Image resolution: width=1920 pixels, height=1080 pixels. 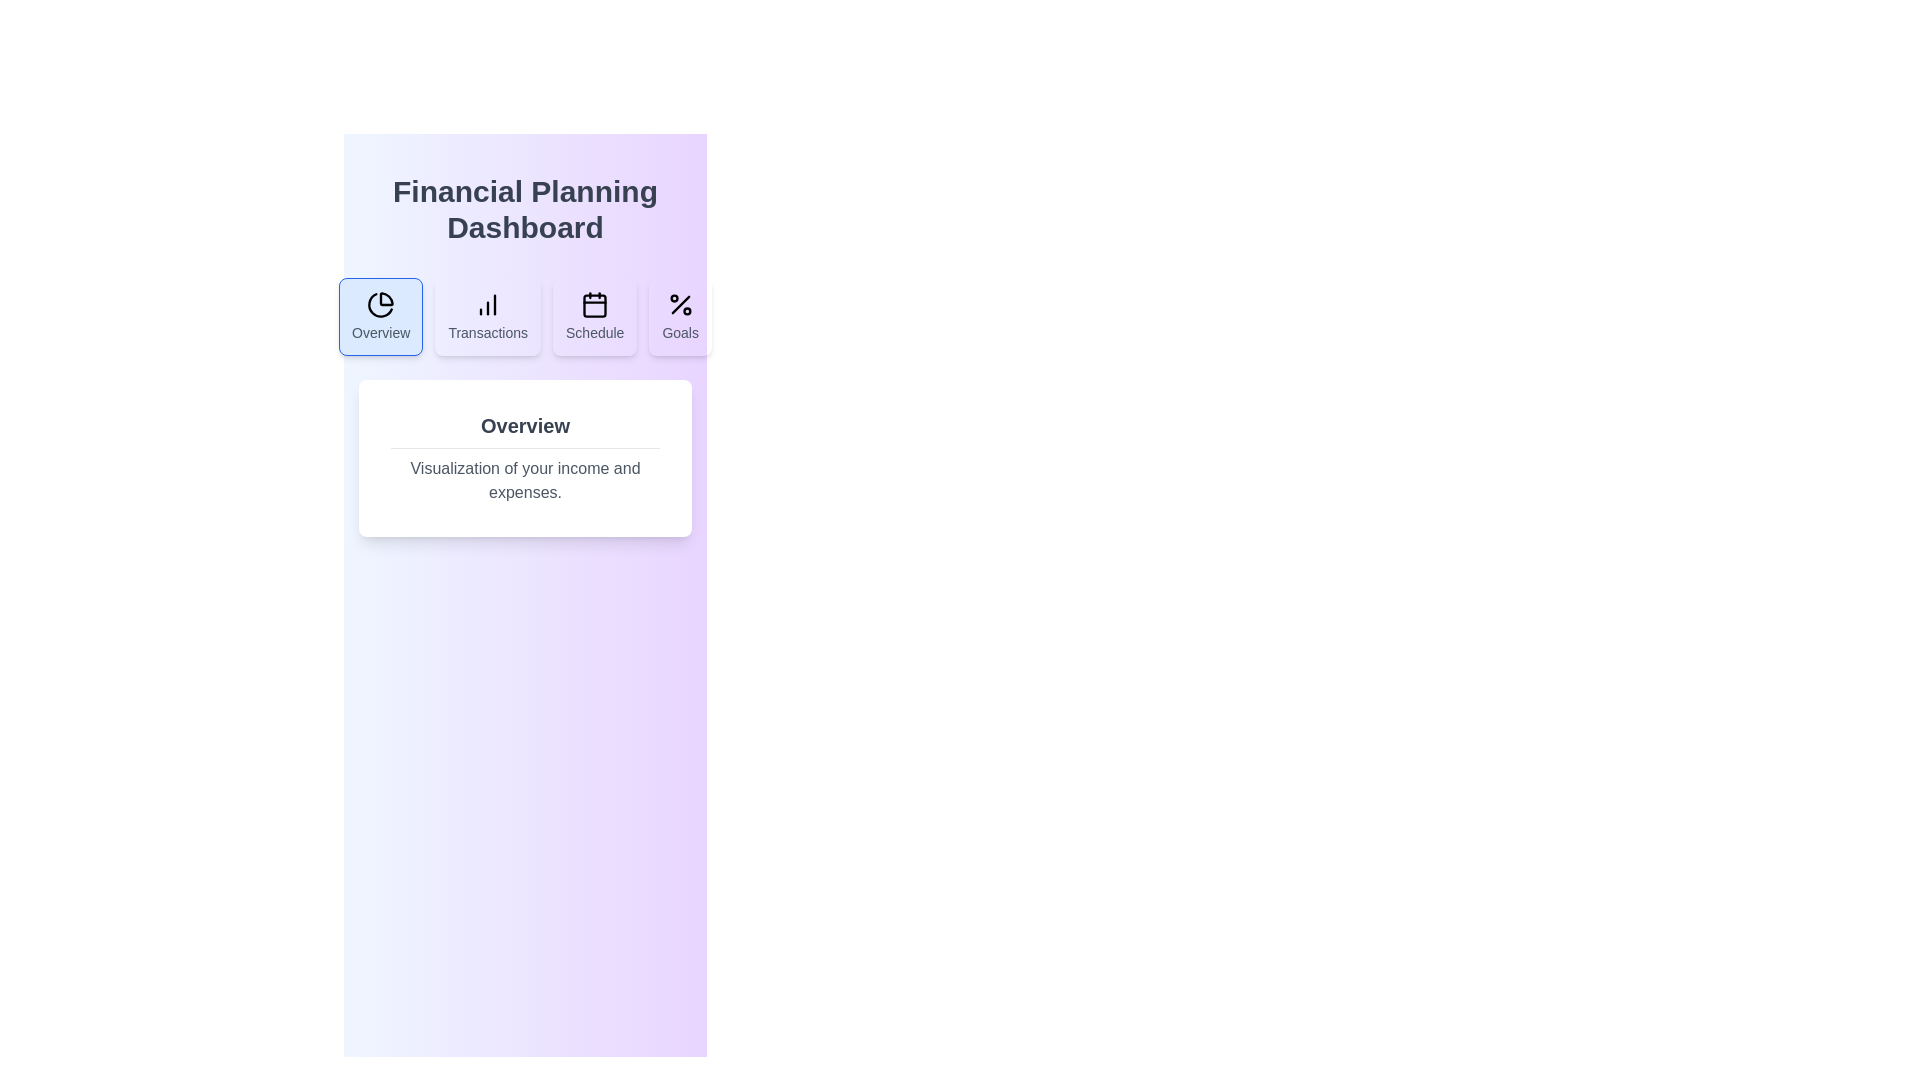 What do you see at coordinates (381, 304) in the screenshot?
I see `the 'Overview' icon located at the top left of the rectangular button labeled 'Overview', which serves as a visual indicator for the Overview category` at bounding box center [381, 304].